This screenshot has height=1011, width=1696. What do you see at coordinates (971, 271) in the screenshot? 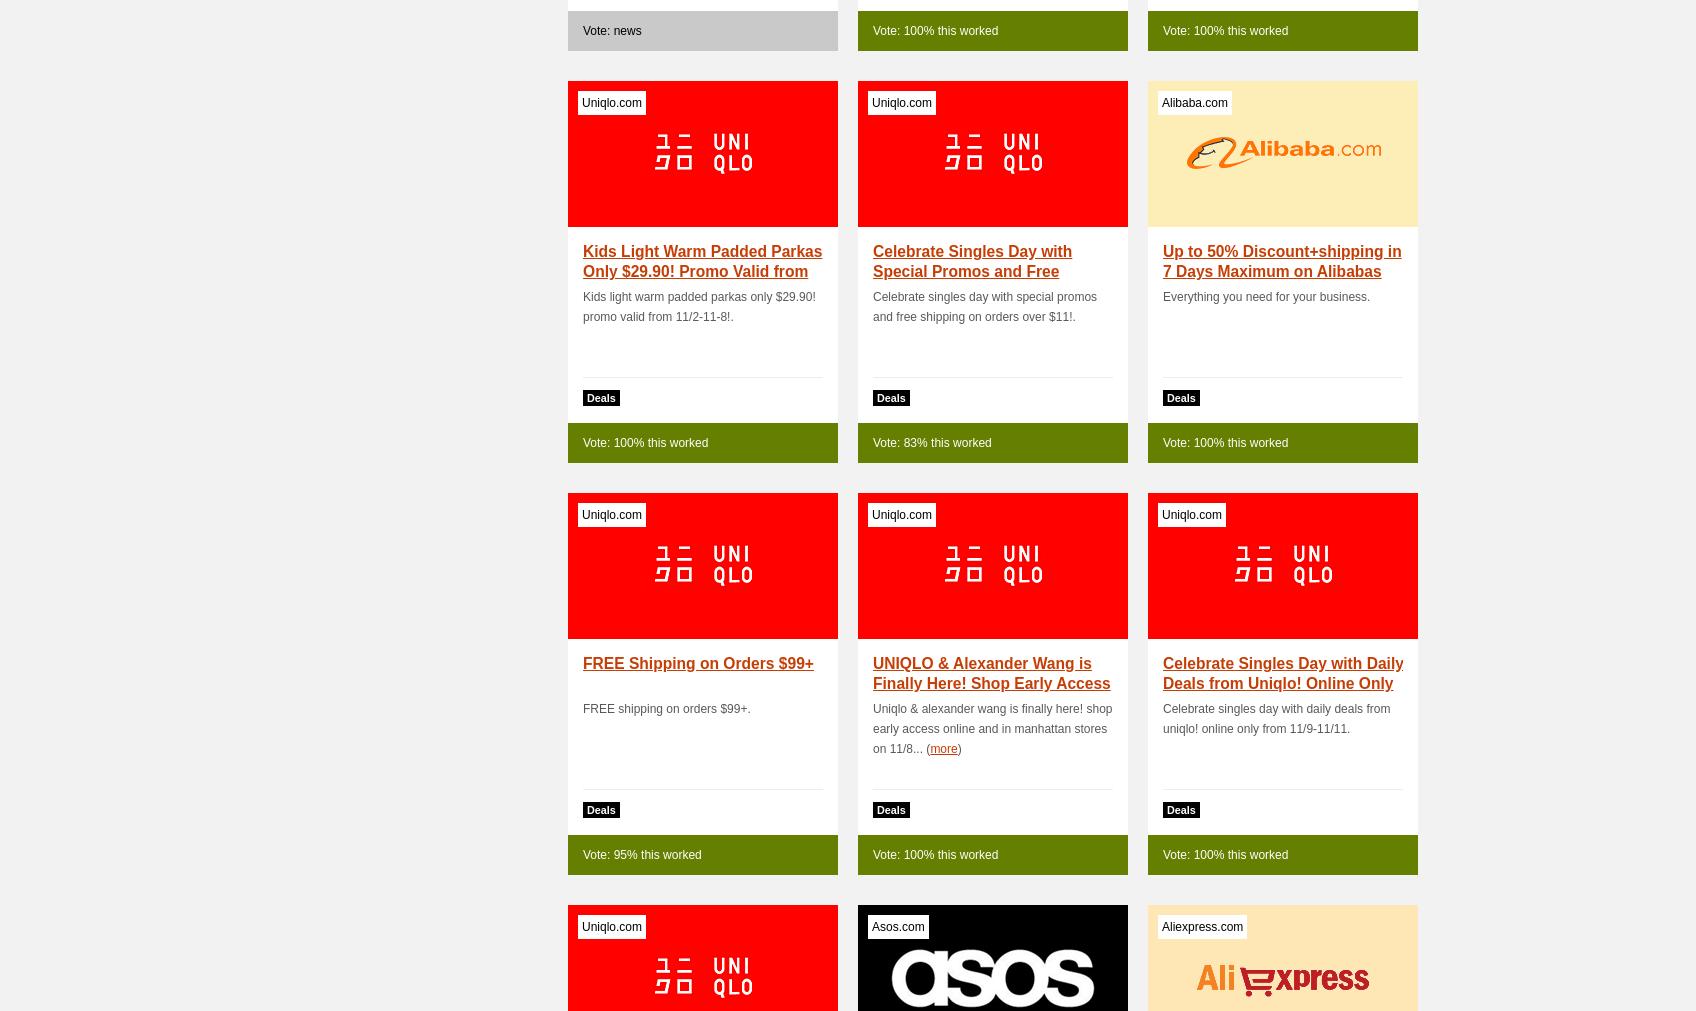
I see `'Celebrate Singles Day with Special Promos and Free Shipping on Orde.'` at bounding box center [971, 271].